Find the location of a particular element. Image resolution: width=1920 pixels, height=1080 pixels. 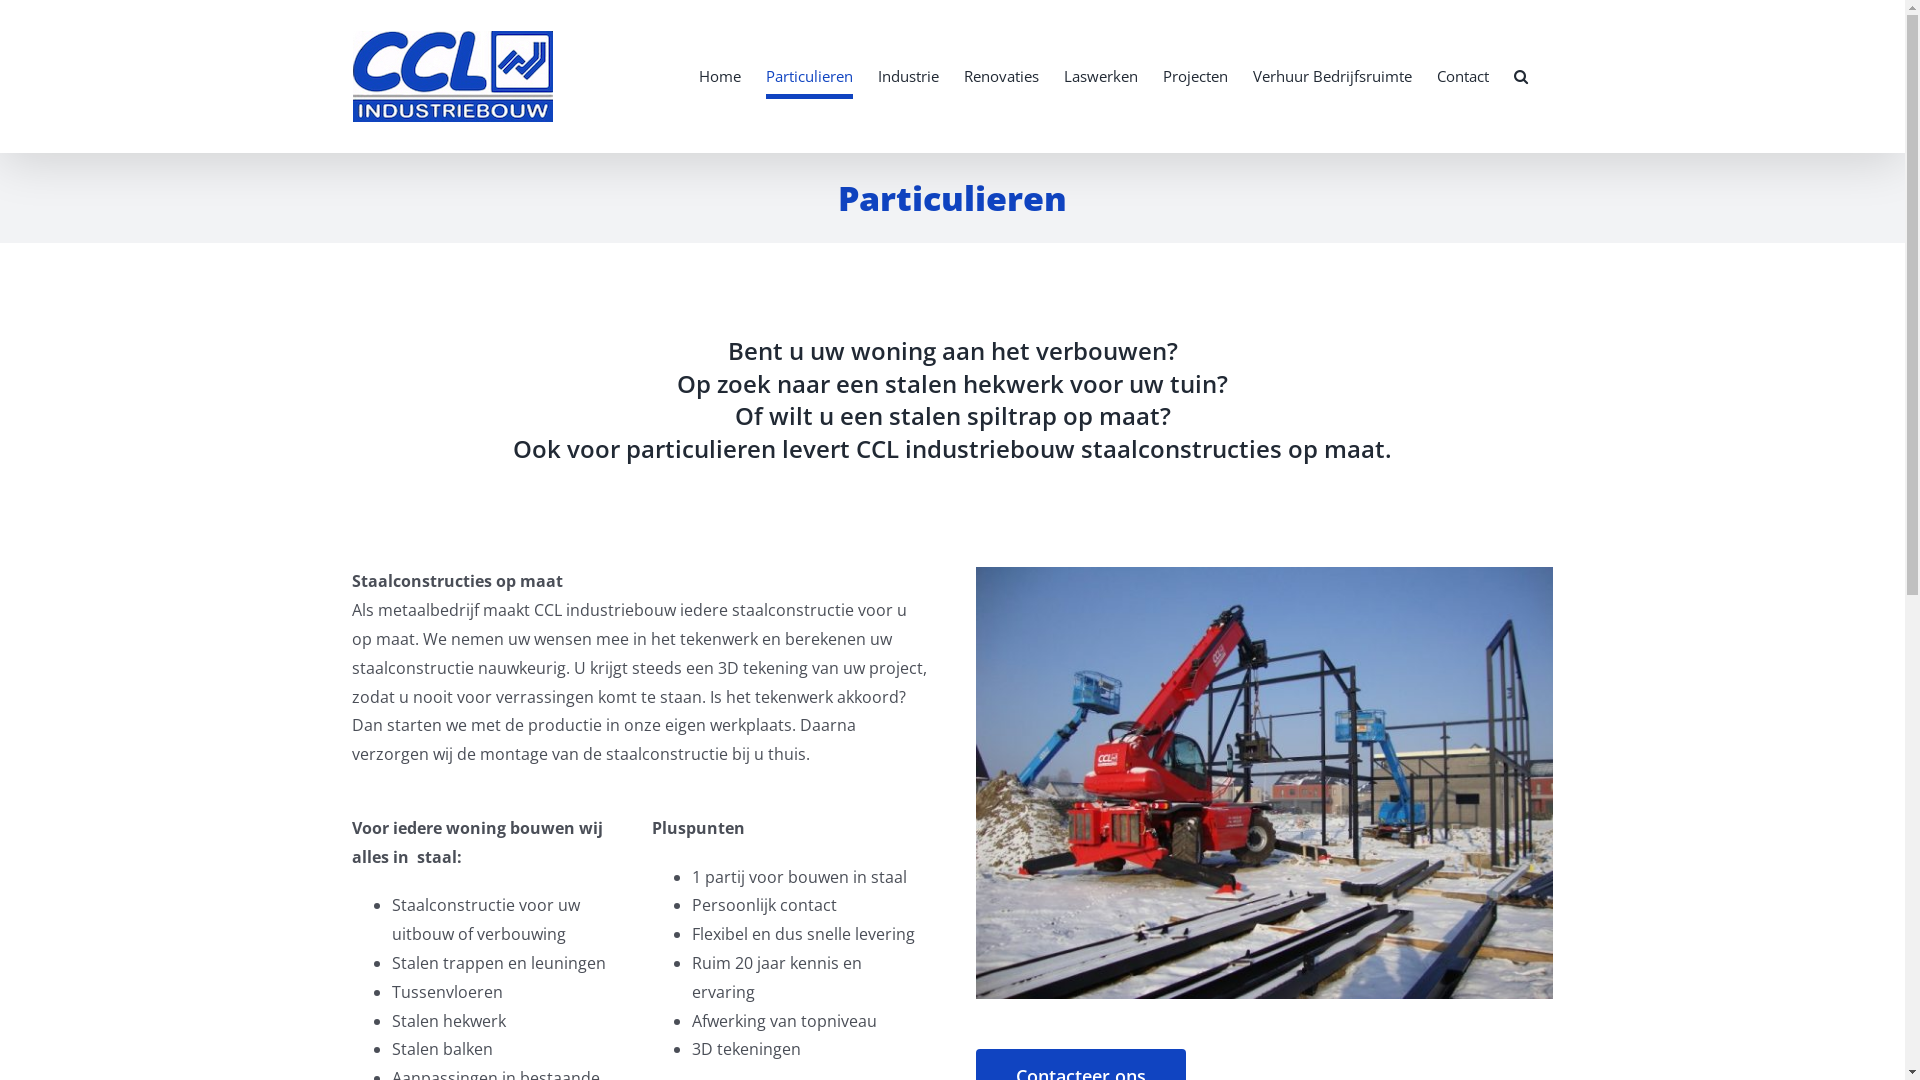

'Renovaties' is located at coordinates (1001, 75).